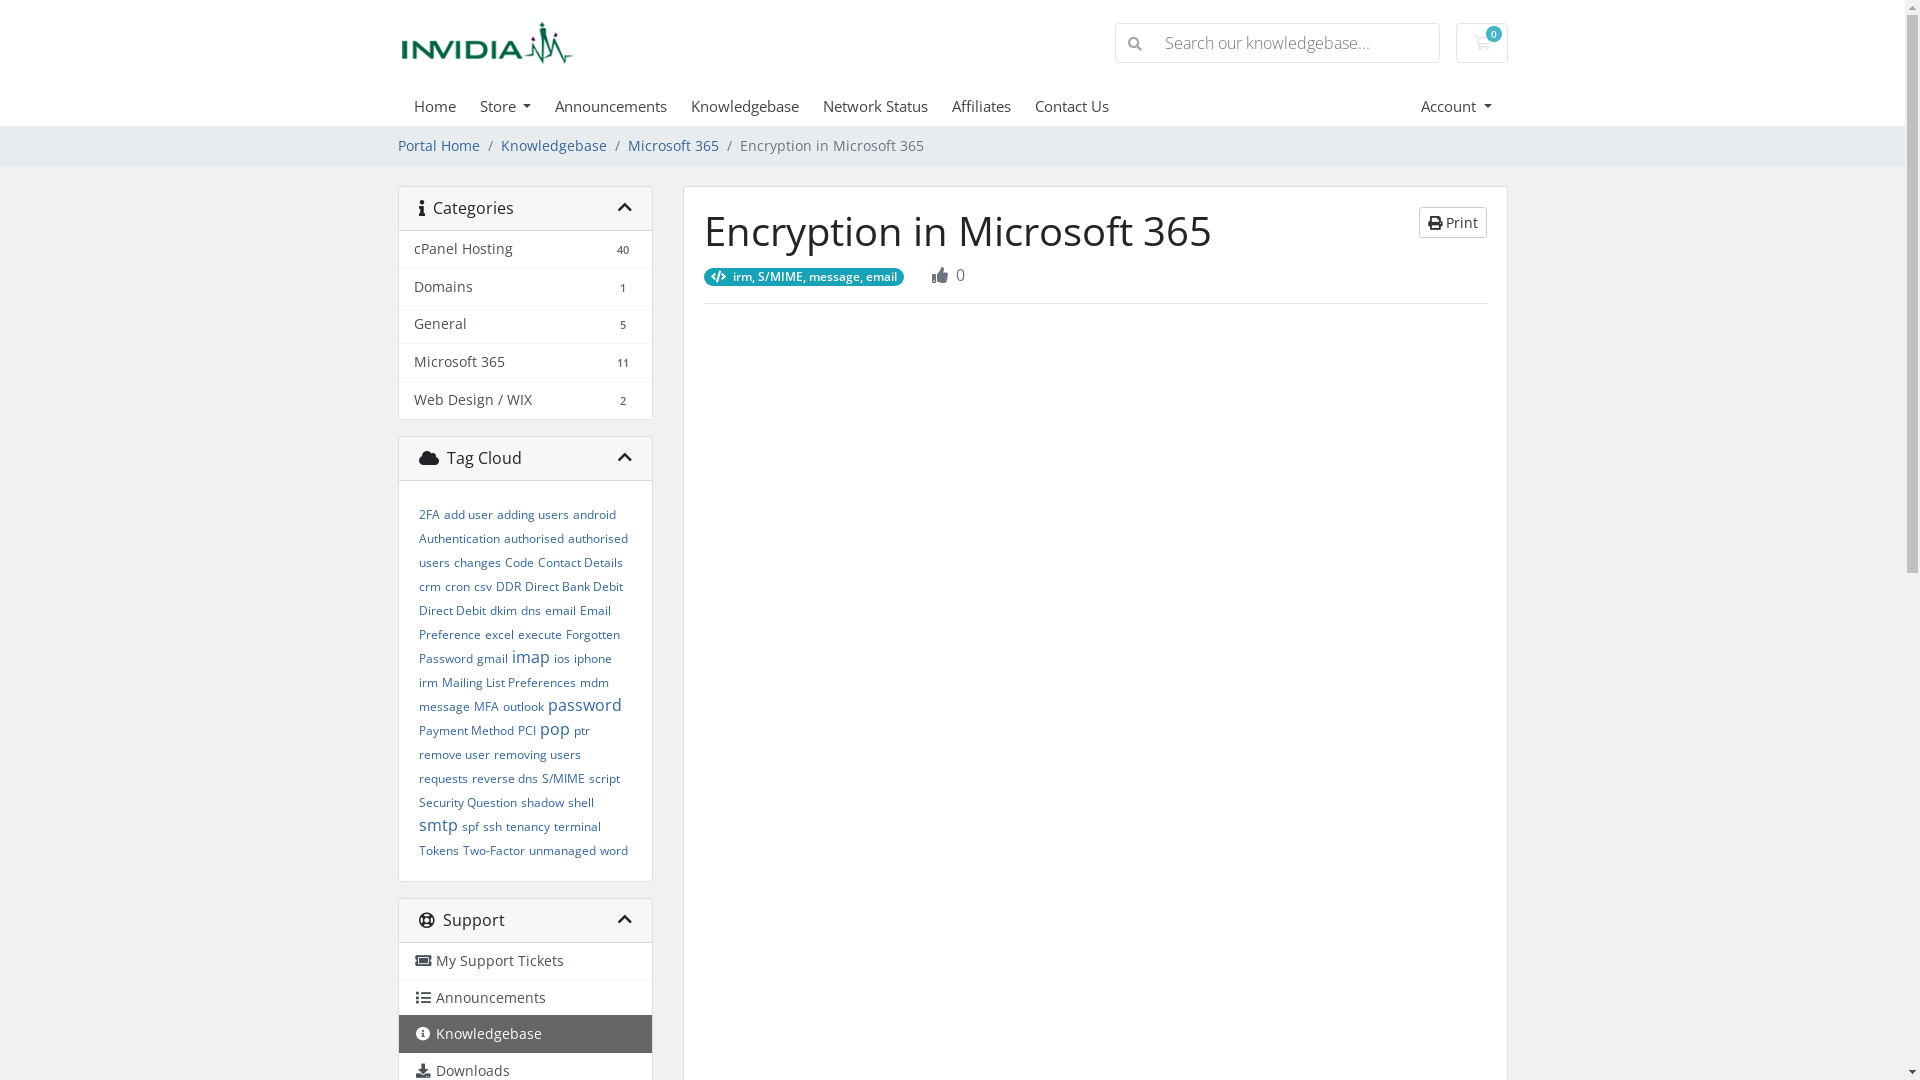 The height and width of the screenshot is (1080, 1920). I want to click on 'Portal Home', so click(437, 145).